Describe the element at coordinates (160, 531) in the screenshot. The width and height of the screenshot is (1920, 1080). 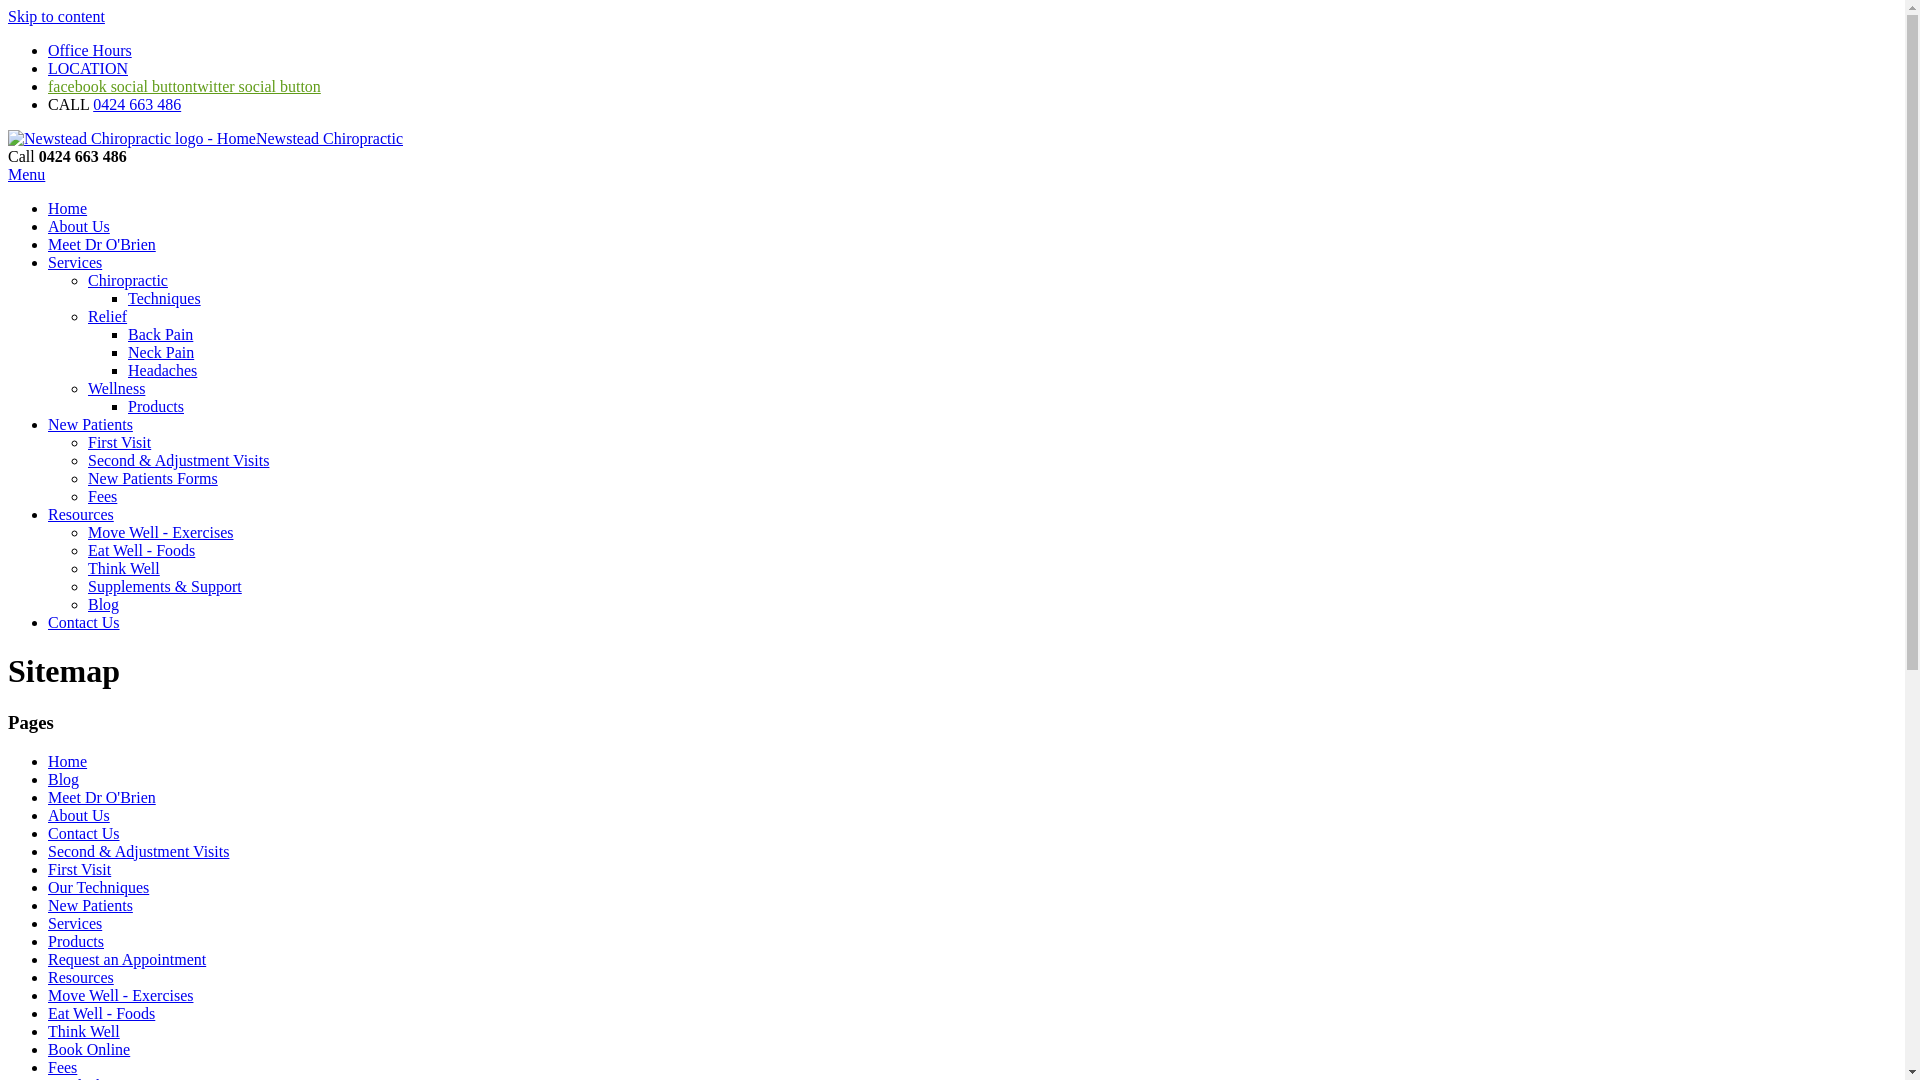
I see `'Move Well - Exercises'` at that location.